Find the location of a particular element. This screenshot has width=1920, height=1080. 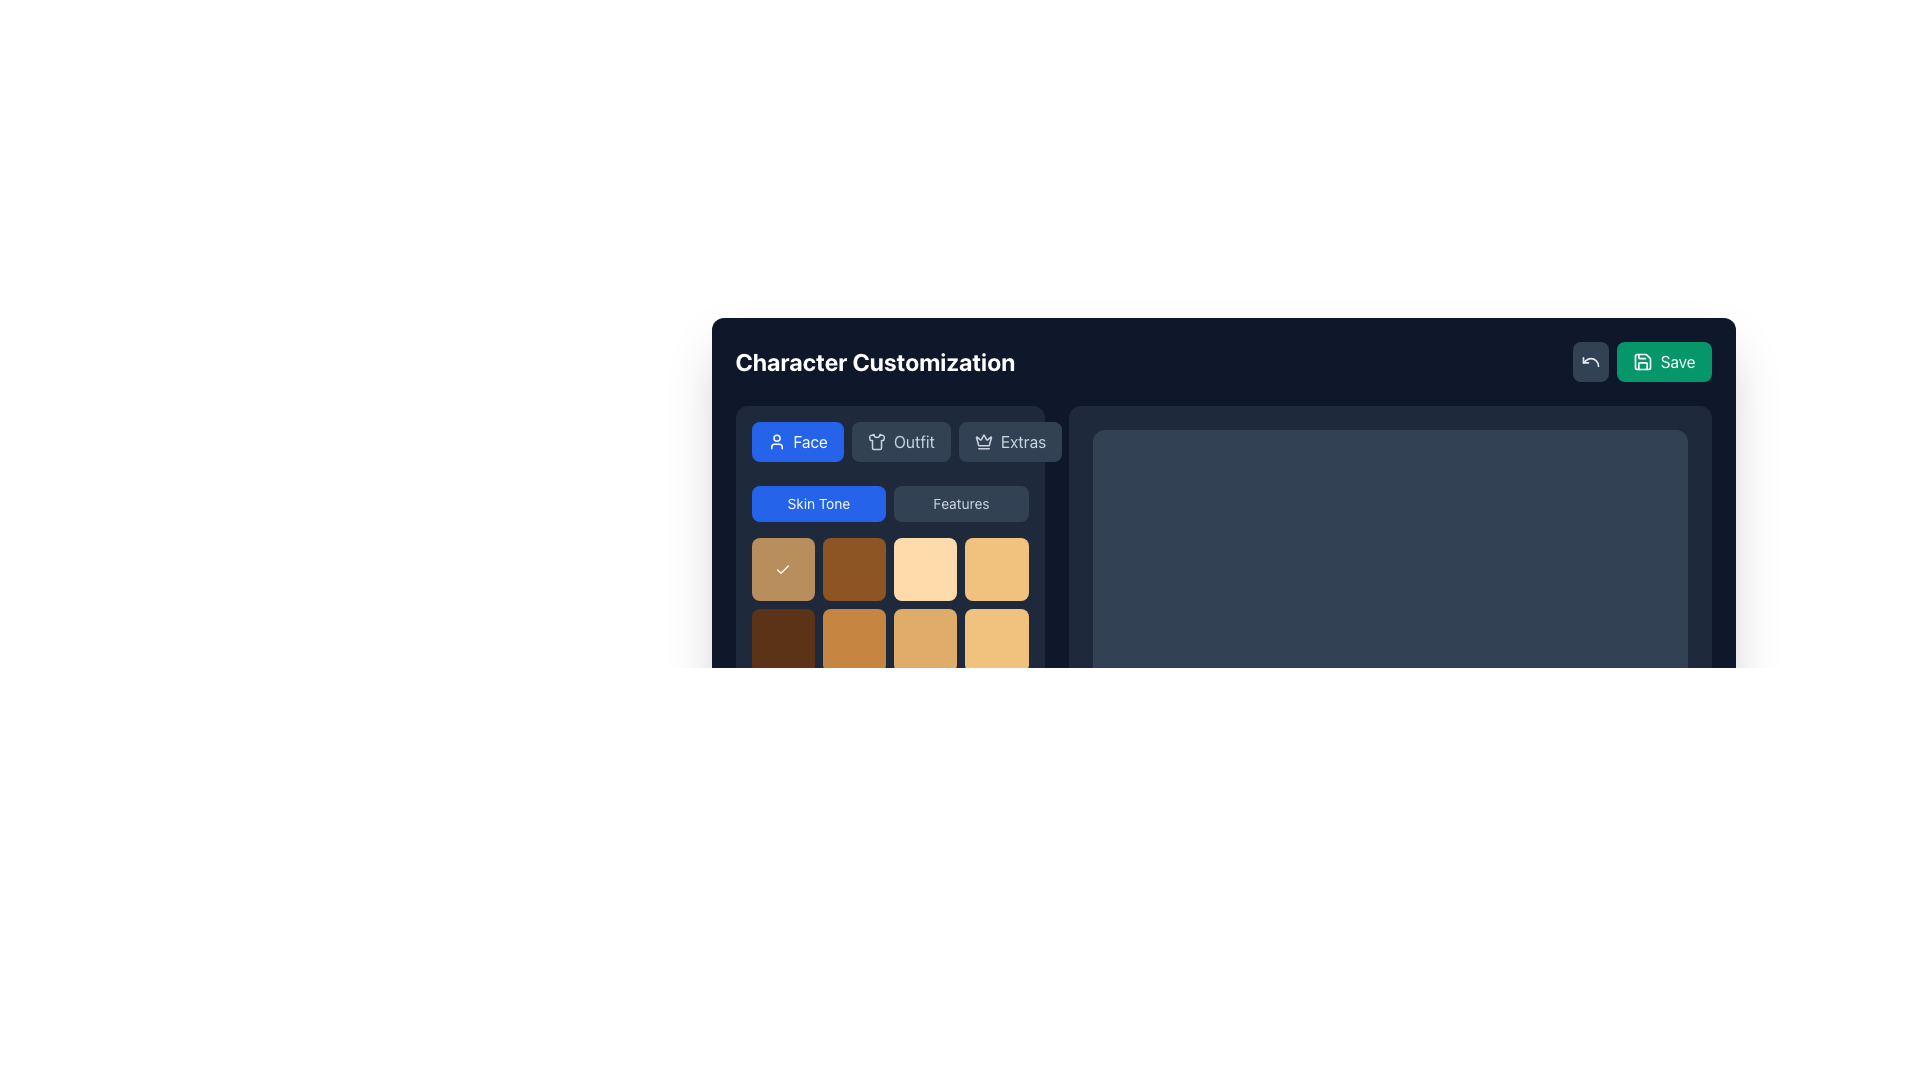

the button labeled 'Outfit', which has a dark gray background with a white shirt icon and light gray text is located at coordinates (900, 441).